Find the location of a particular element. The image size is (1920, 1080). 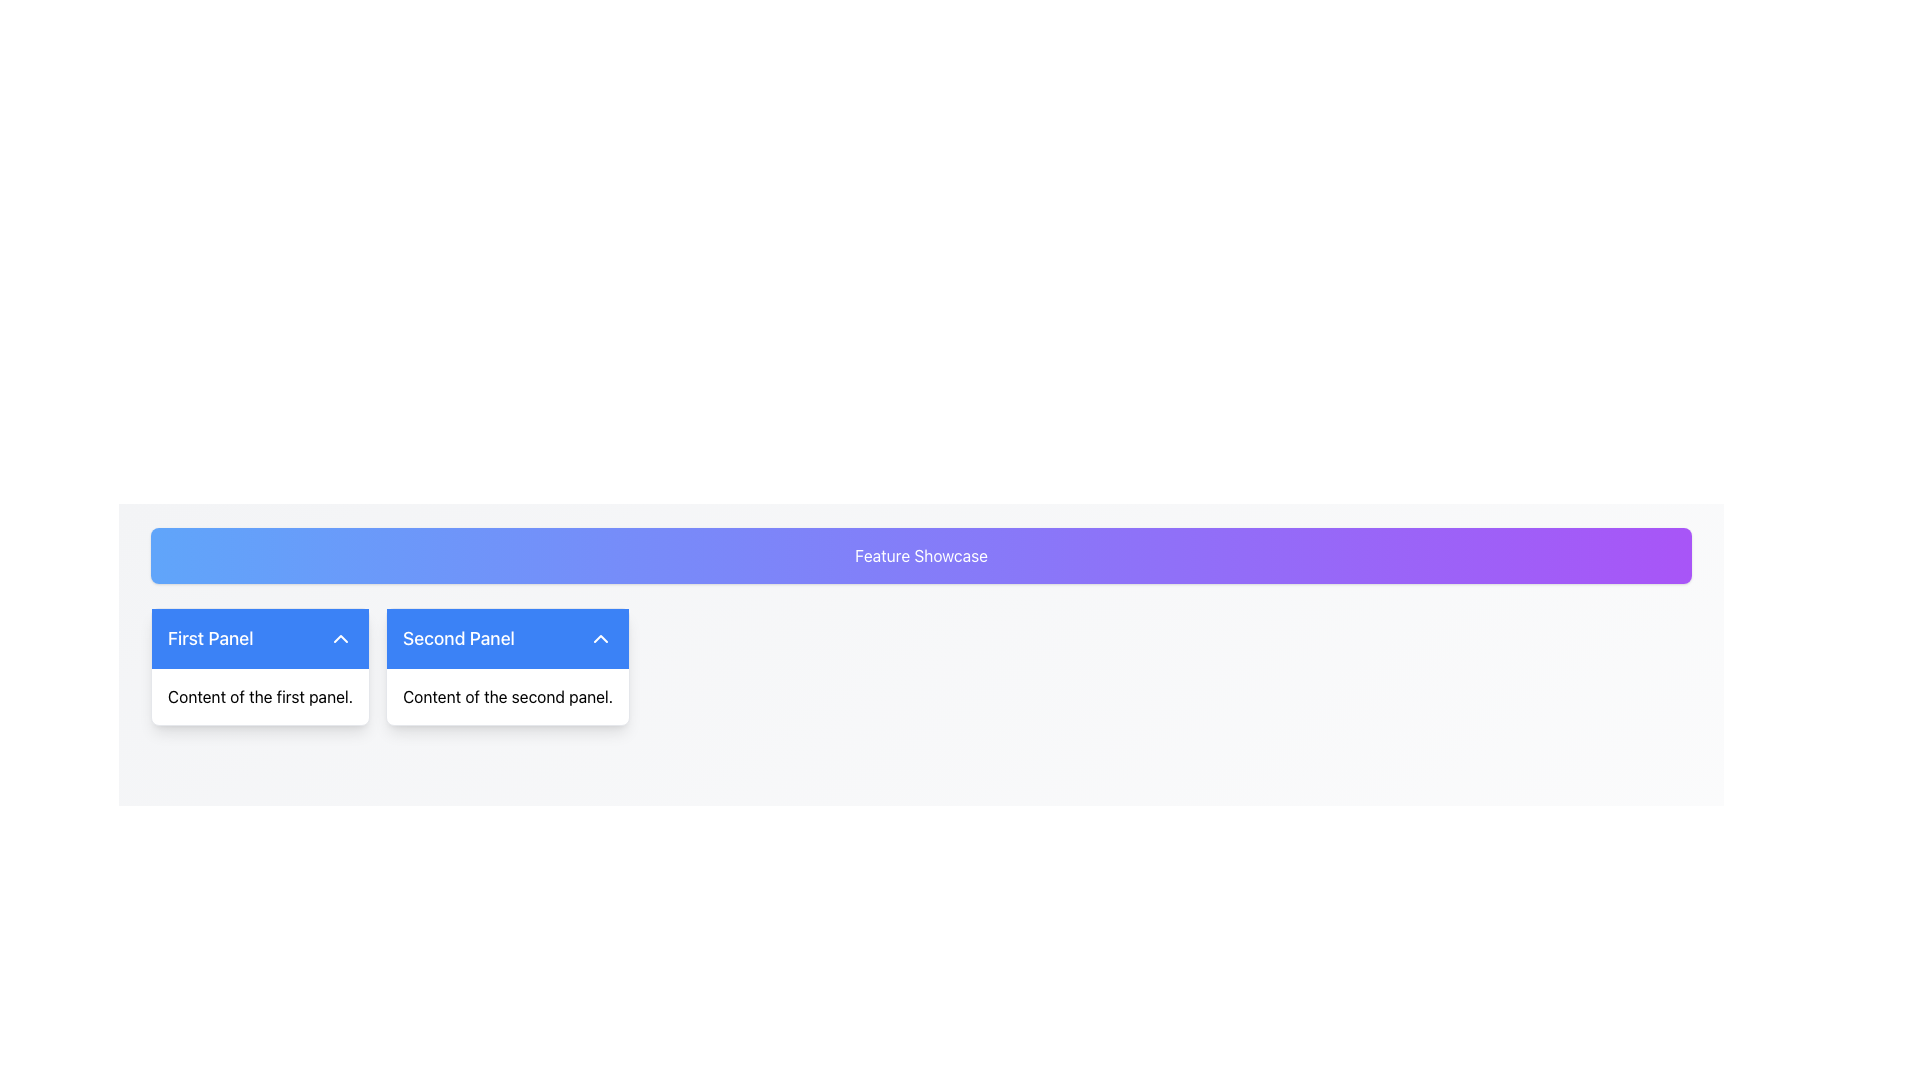

the 'First Panel' collapsible informational panel is located at coordinates (259, 667).